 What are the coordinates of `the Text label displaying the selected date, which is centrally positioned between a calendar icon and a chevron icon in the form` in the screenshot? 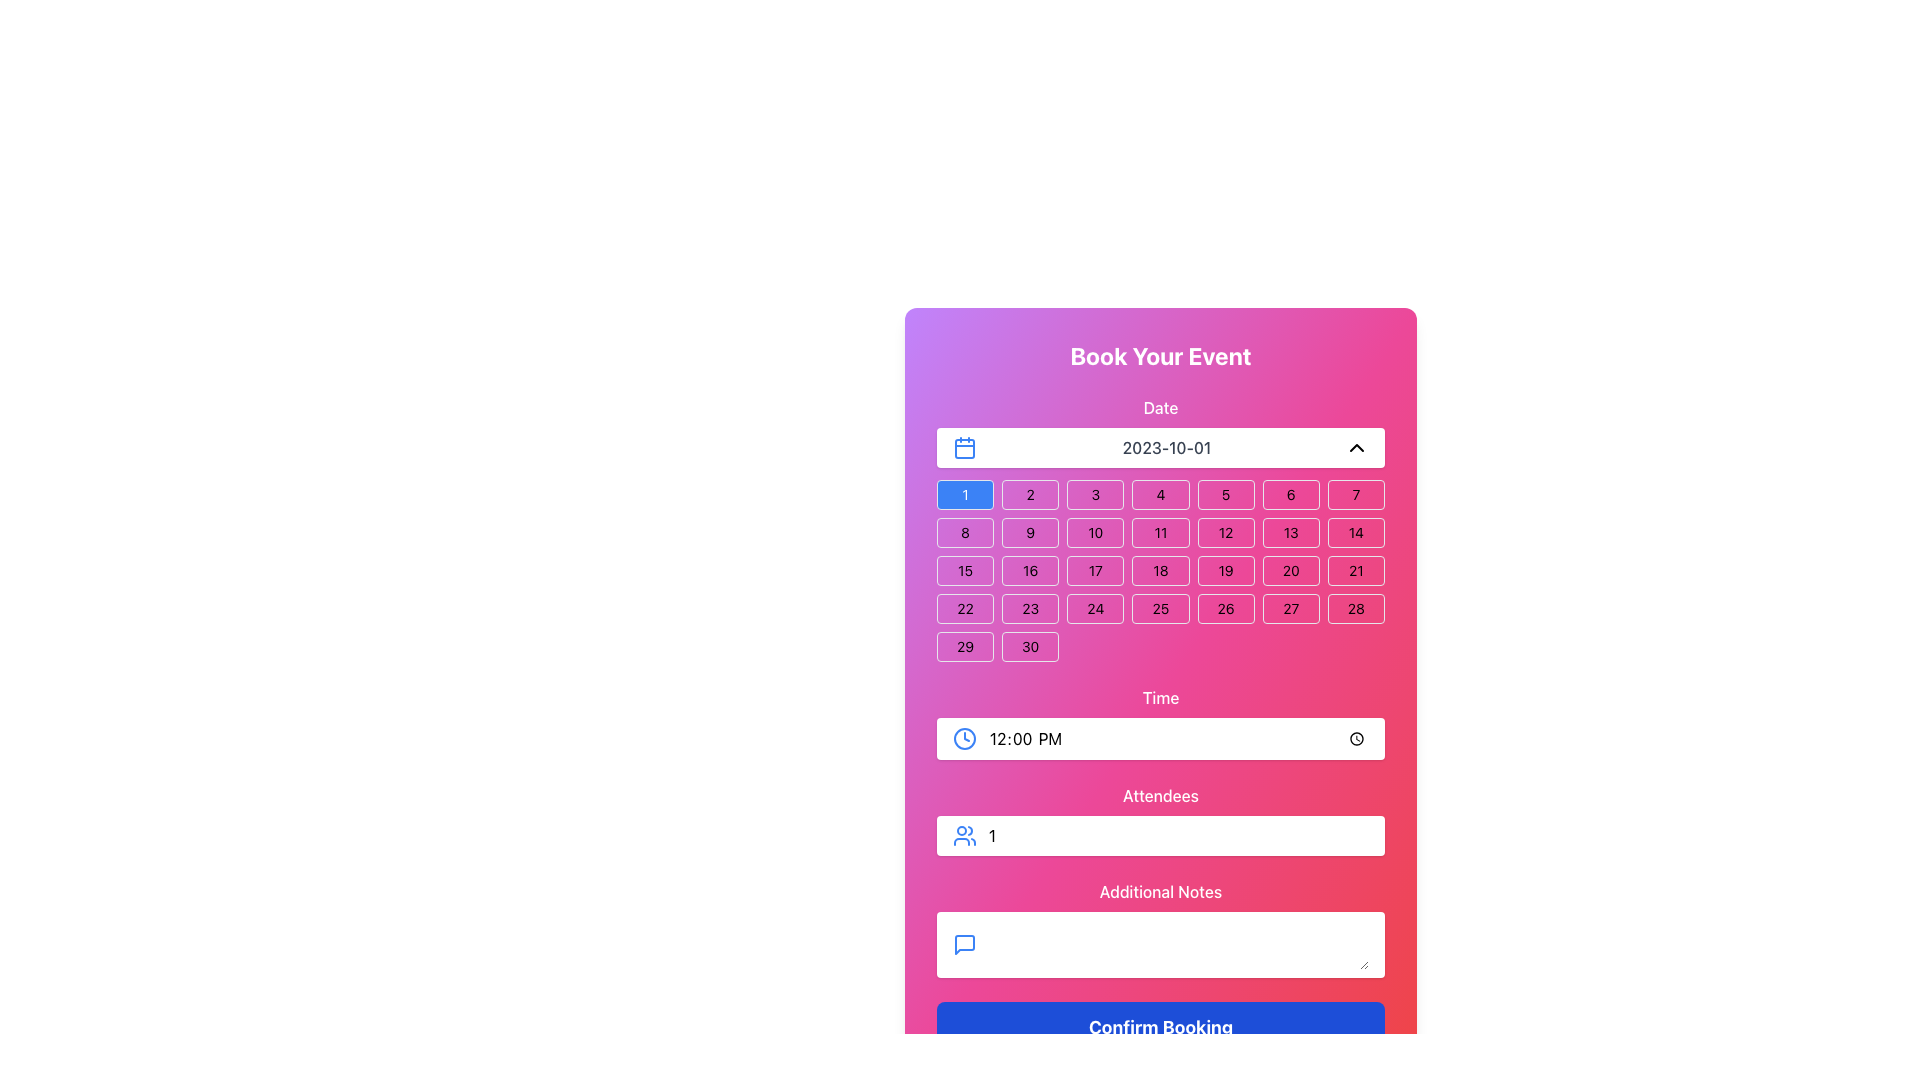 It's located at (1166, 446).